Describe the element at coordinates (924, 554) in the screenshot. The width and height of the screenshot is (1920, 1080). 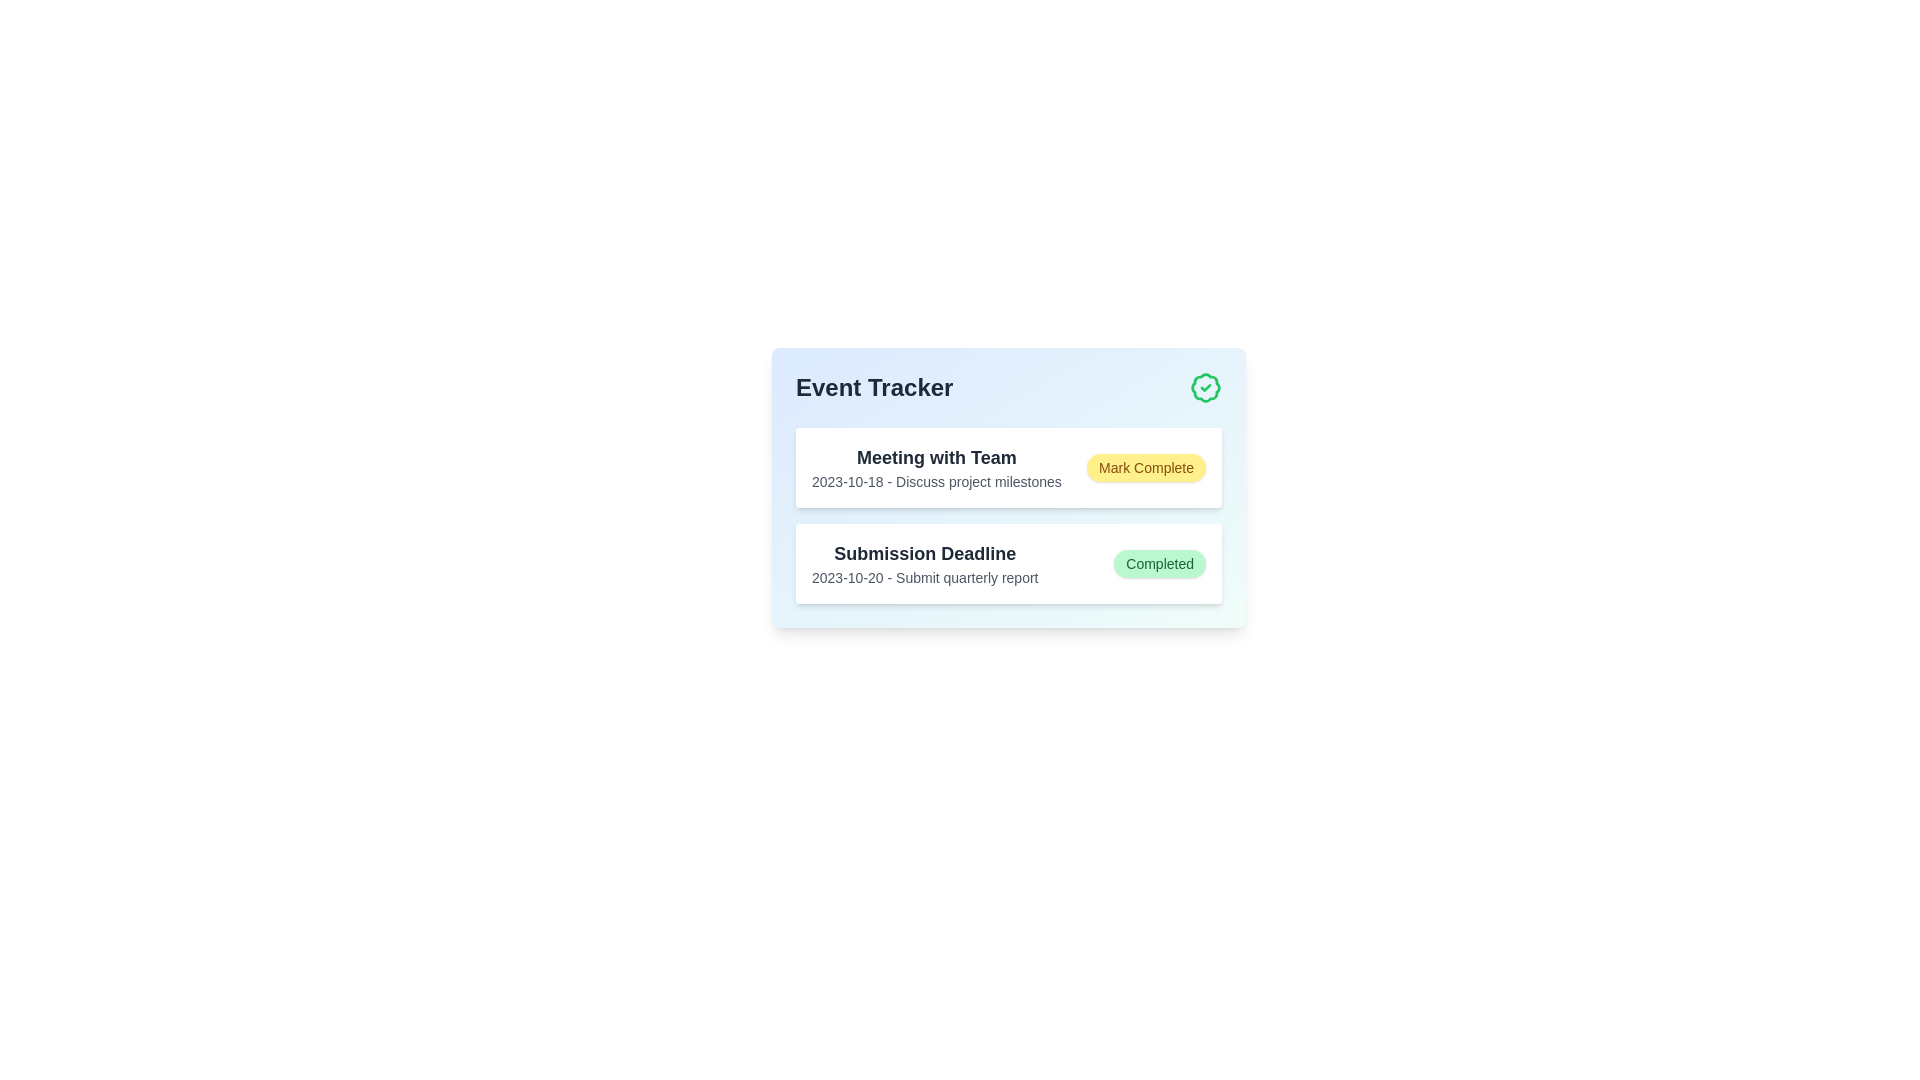
I see `the static text label located at the top of the second panel in the 'Event Tracker' interface, which indicates the subject of the deadline and action details` at that location.